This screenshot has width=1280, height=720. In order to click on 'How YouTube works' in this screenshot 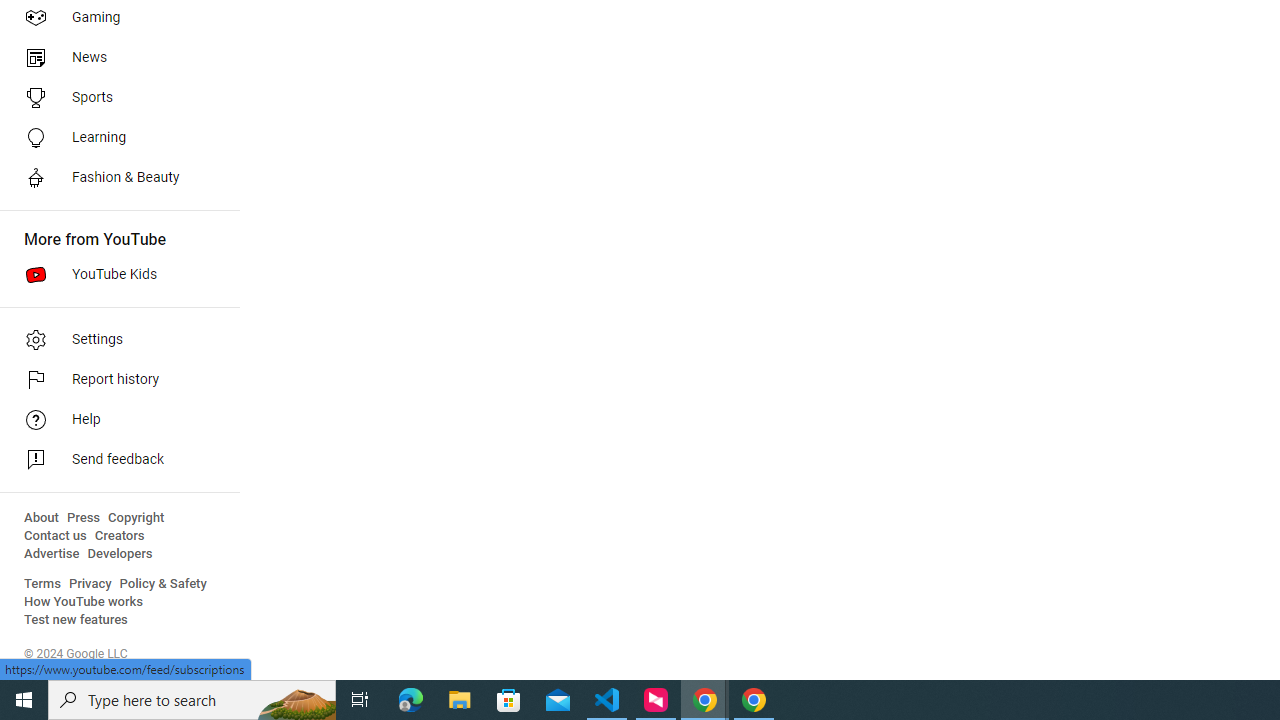, I will do `click(82, 601)`.